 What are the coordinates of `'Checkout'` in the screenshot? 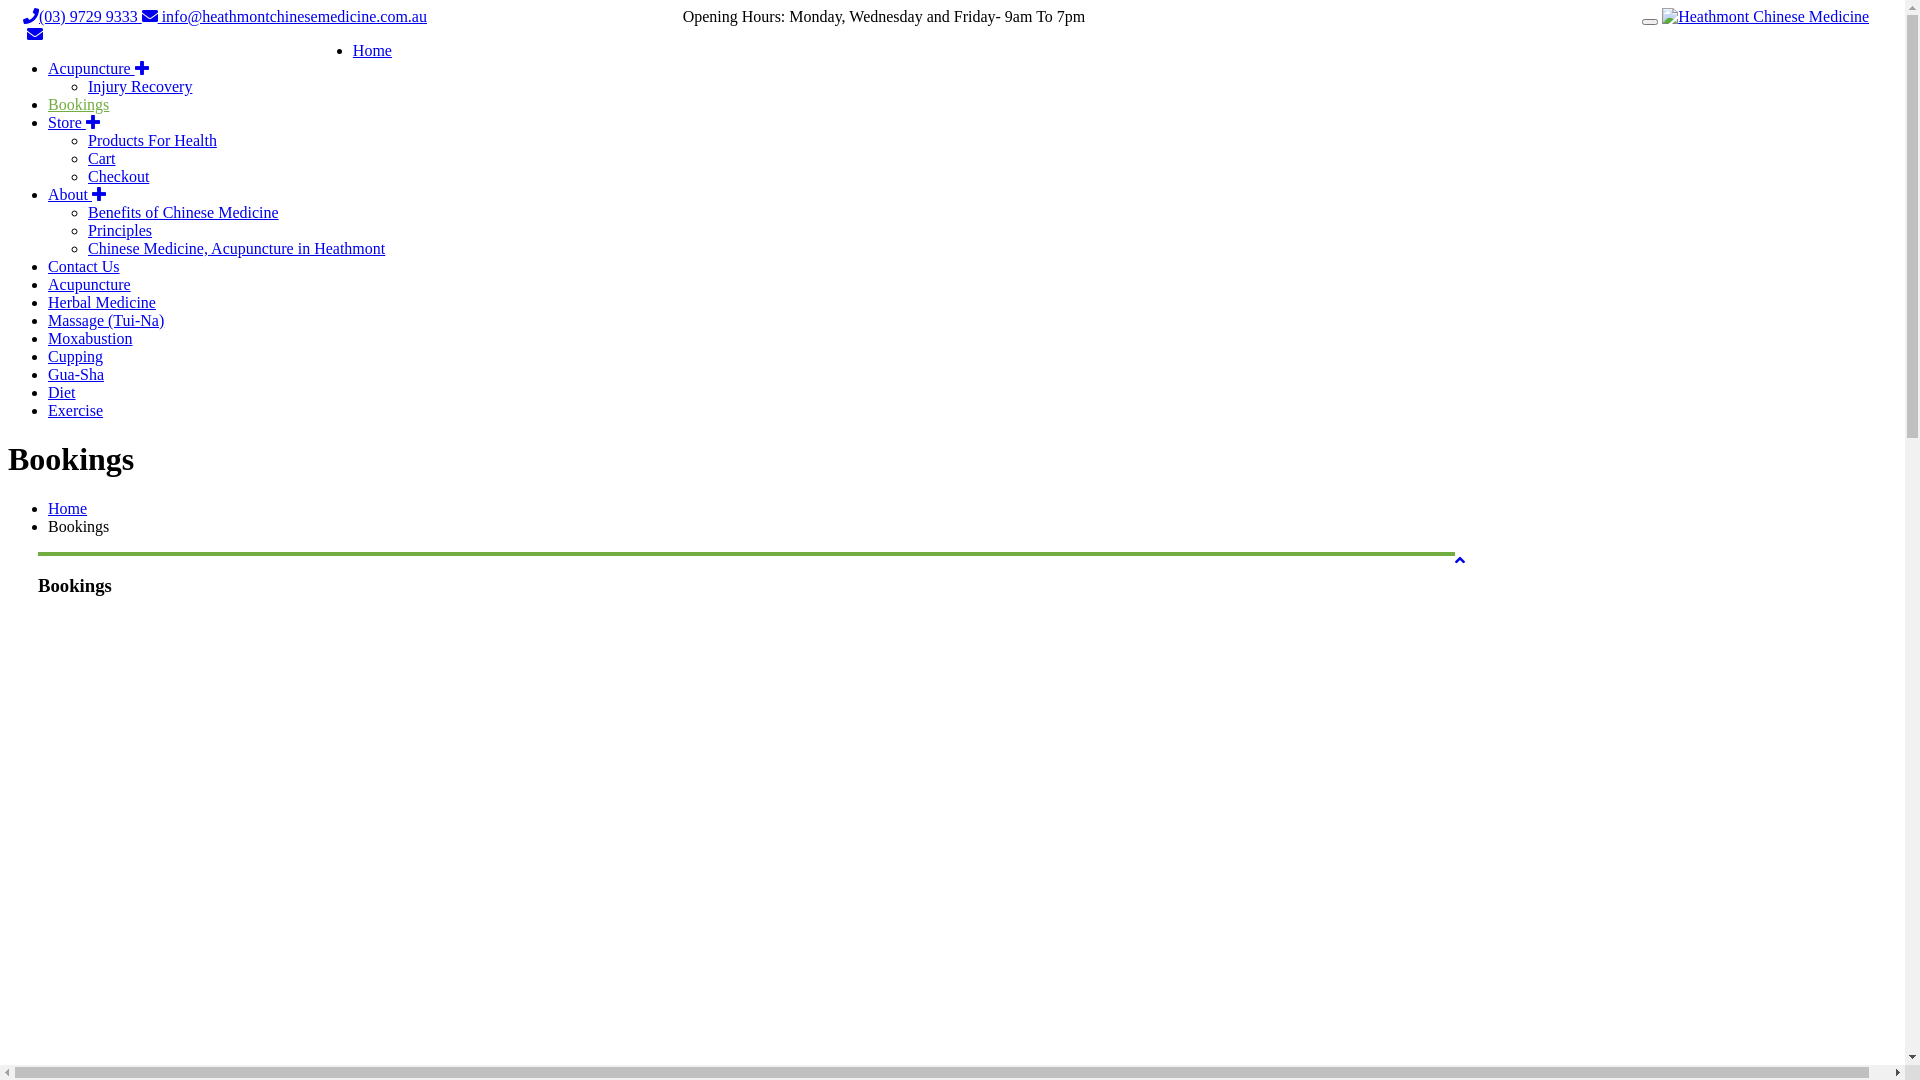 It's located at (117, 175).